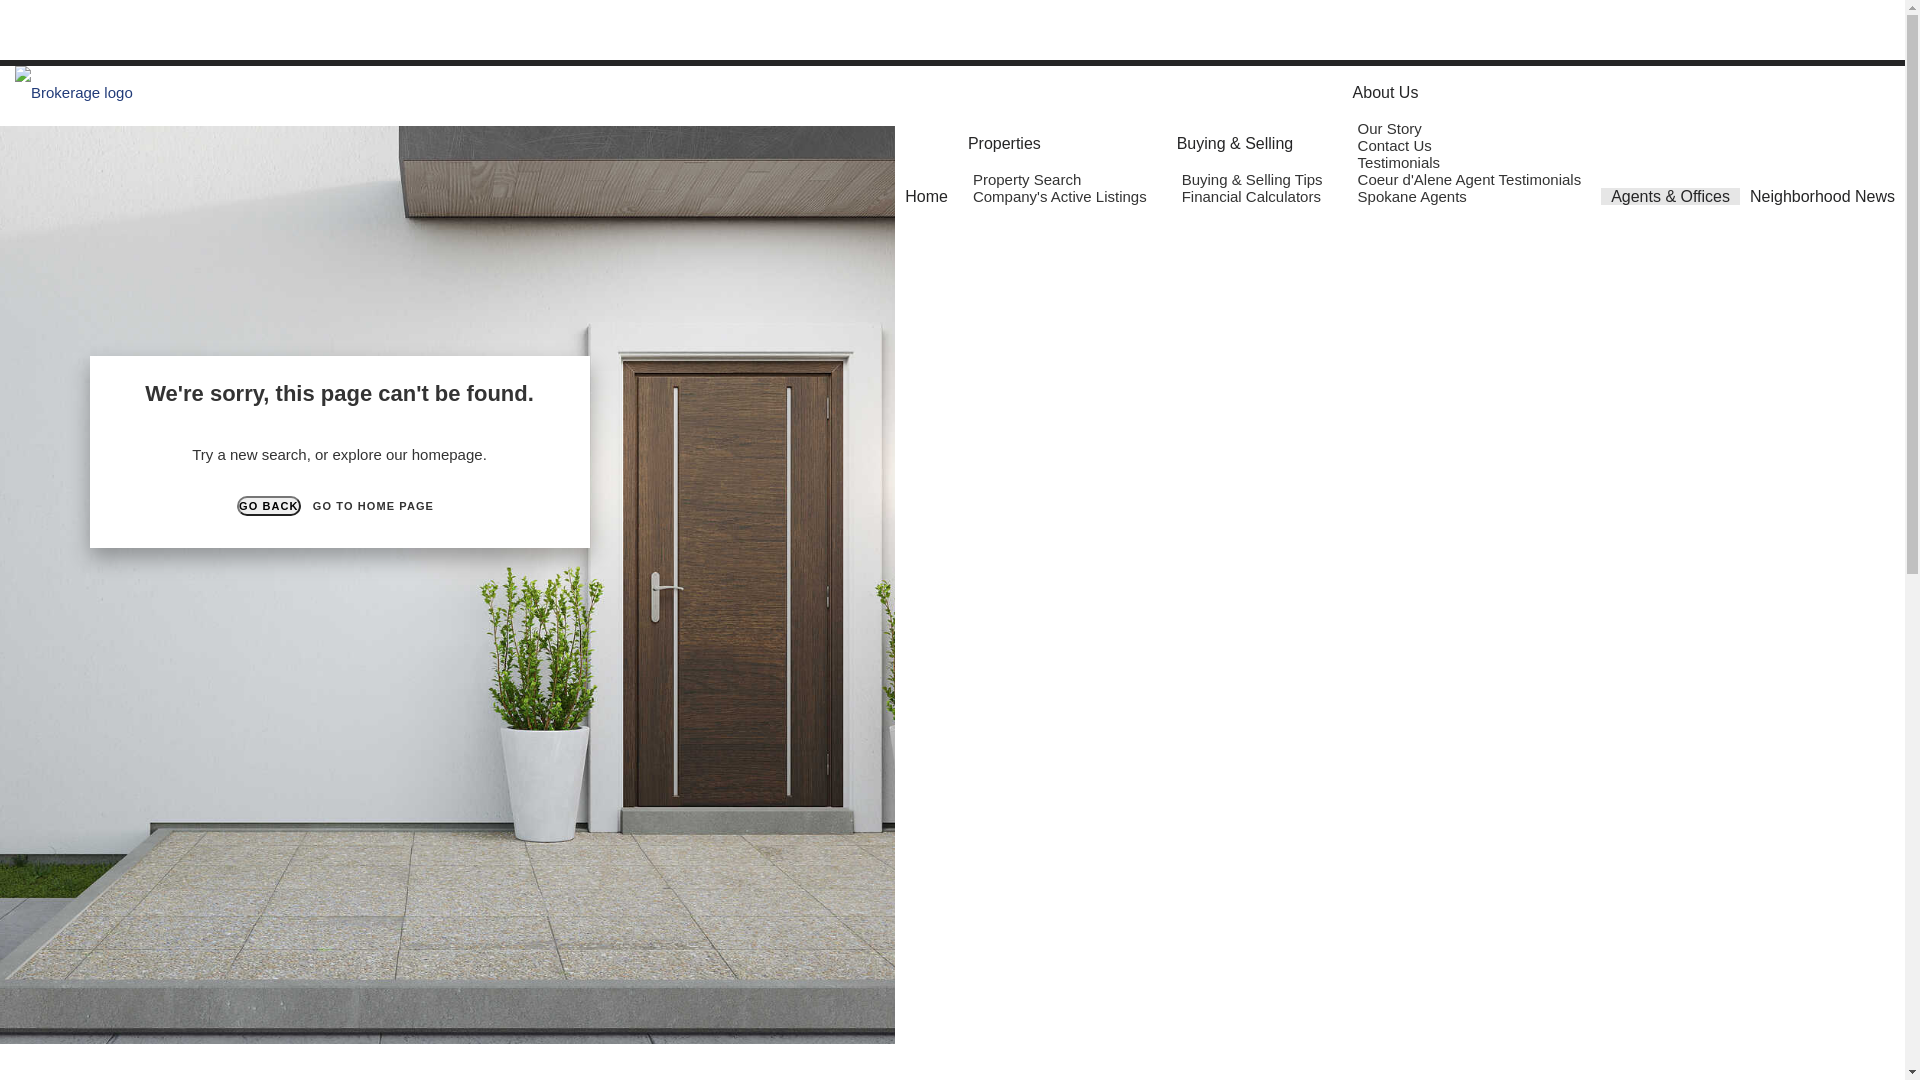 The width and height of the screenshot is (1920, 1080). What do you see at coordinates (1253, 178) in the screenshot?
I see `'Buying & Selling Tips'` at bounding box center [1253, 178].